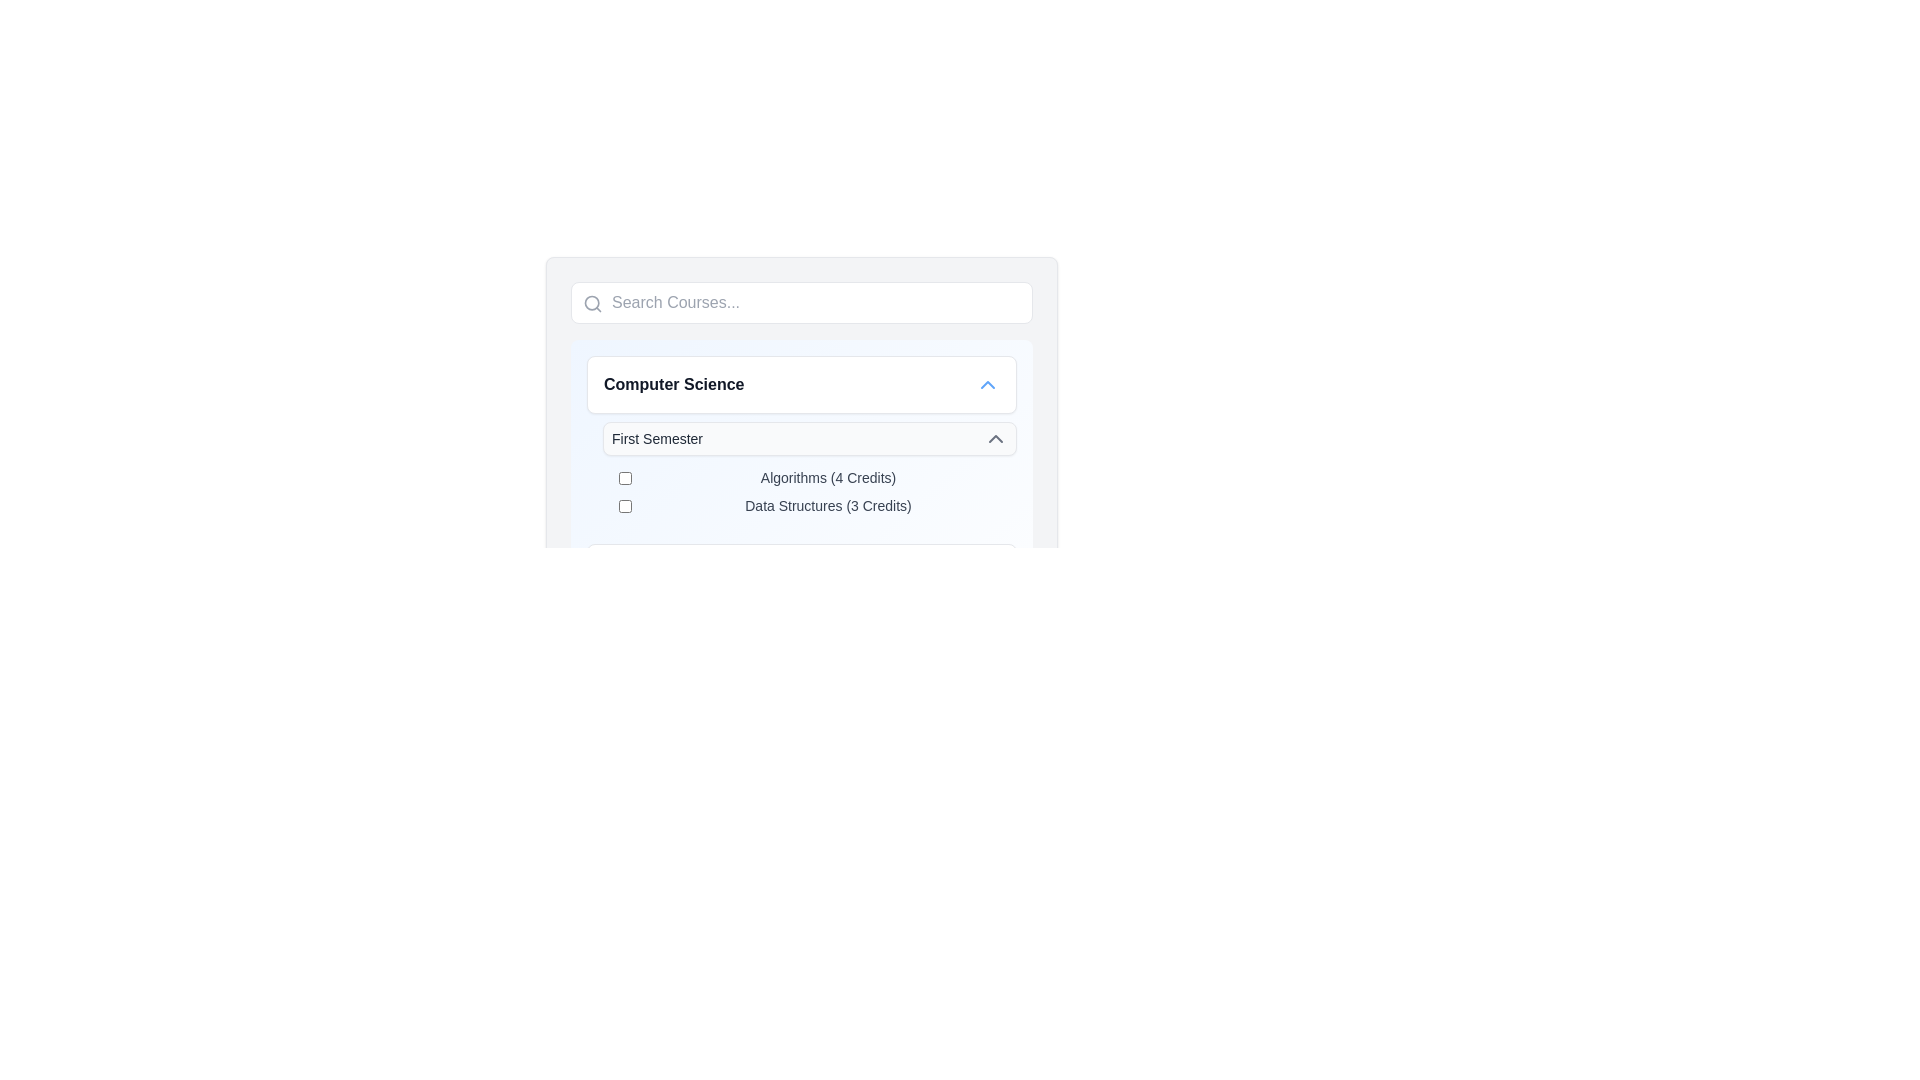 The height and width of the screenshot is (1080, 1920). What do you see at coordinates (817, 492) in the screenshot?
I see `the list item group containing 'Algorithms (4 Credits)' and 'Data Structures (3 Credits)' checkboxes` at bounding box center [817, 492].